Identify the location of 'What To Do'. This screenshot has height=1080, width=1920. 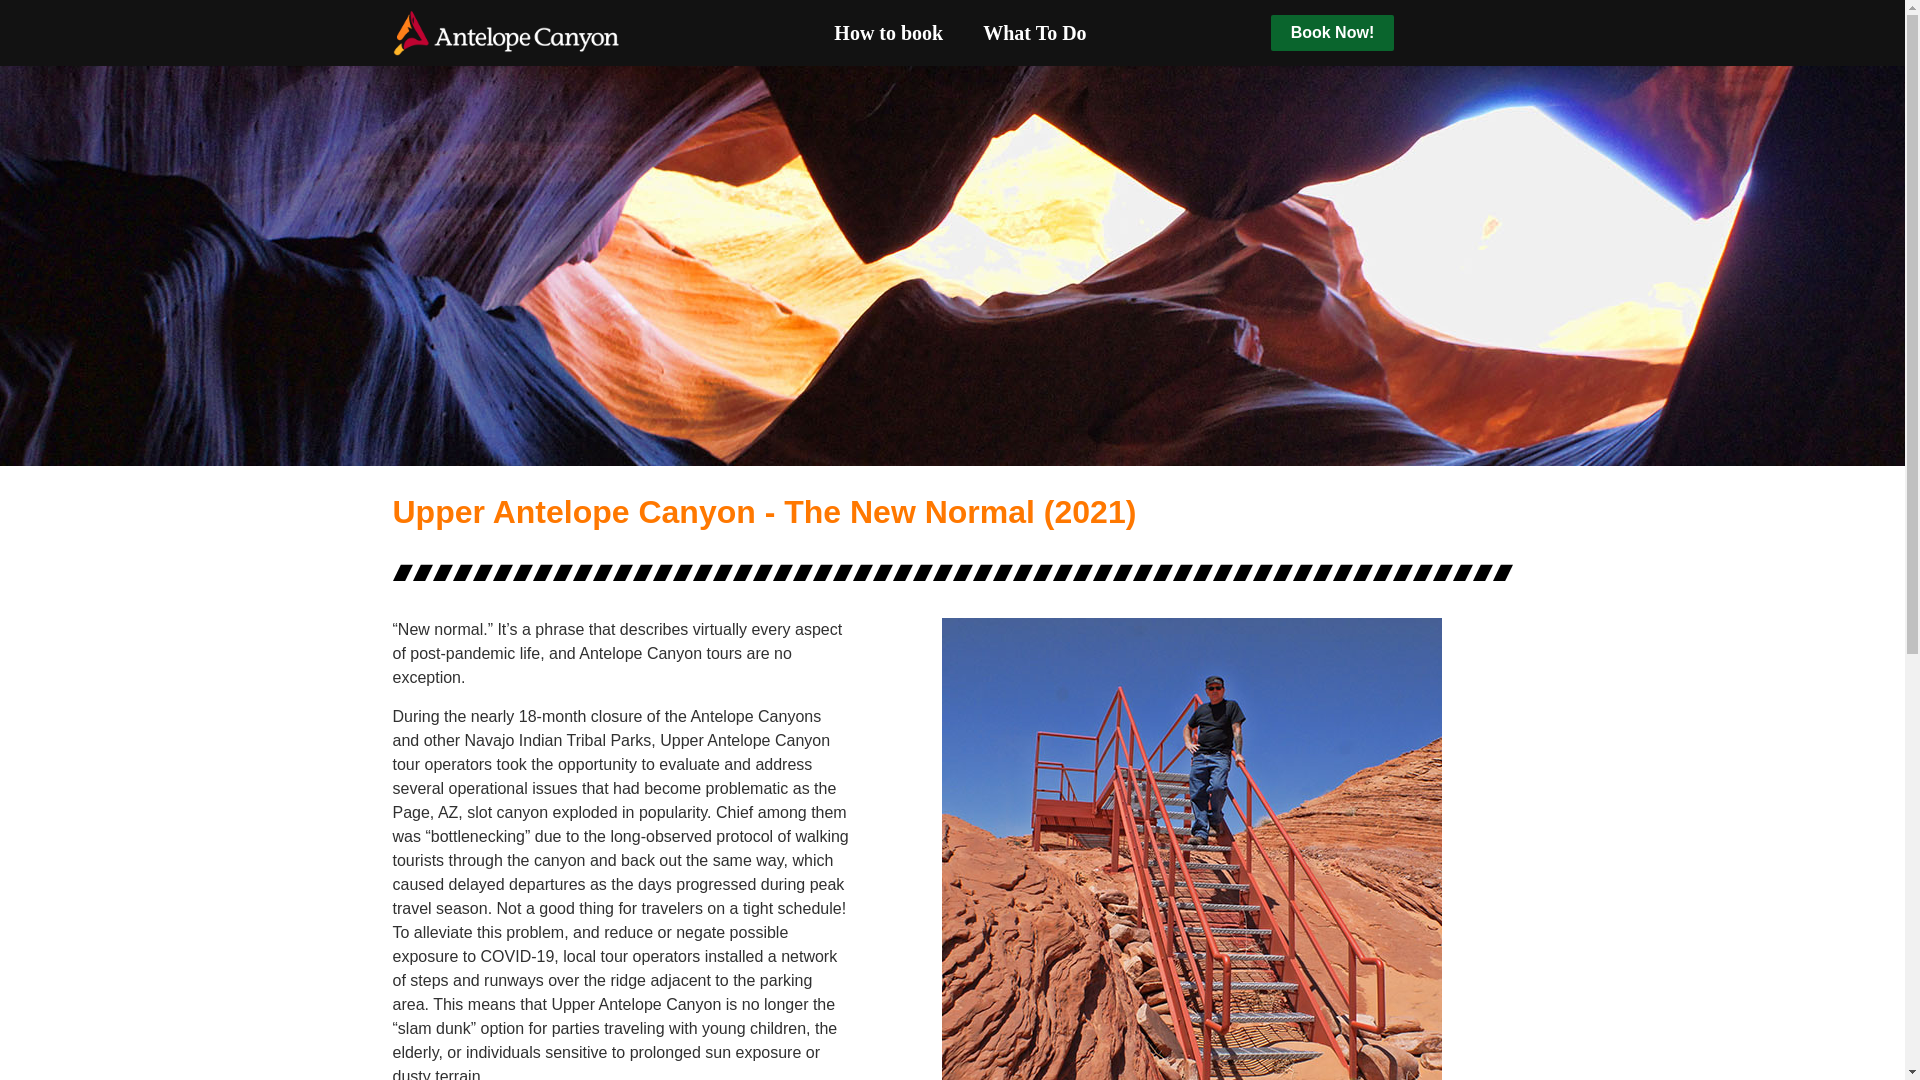
(963, 33).